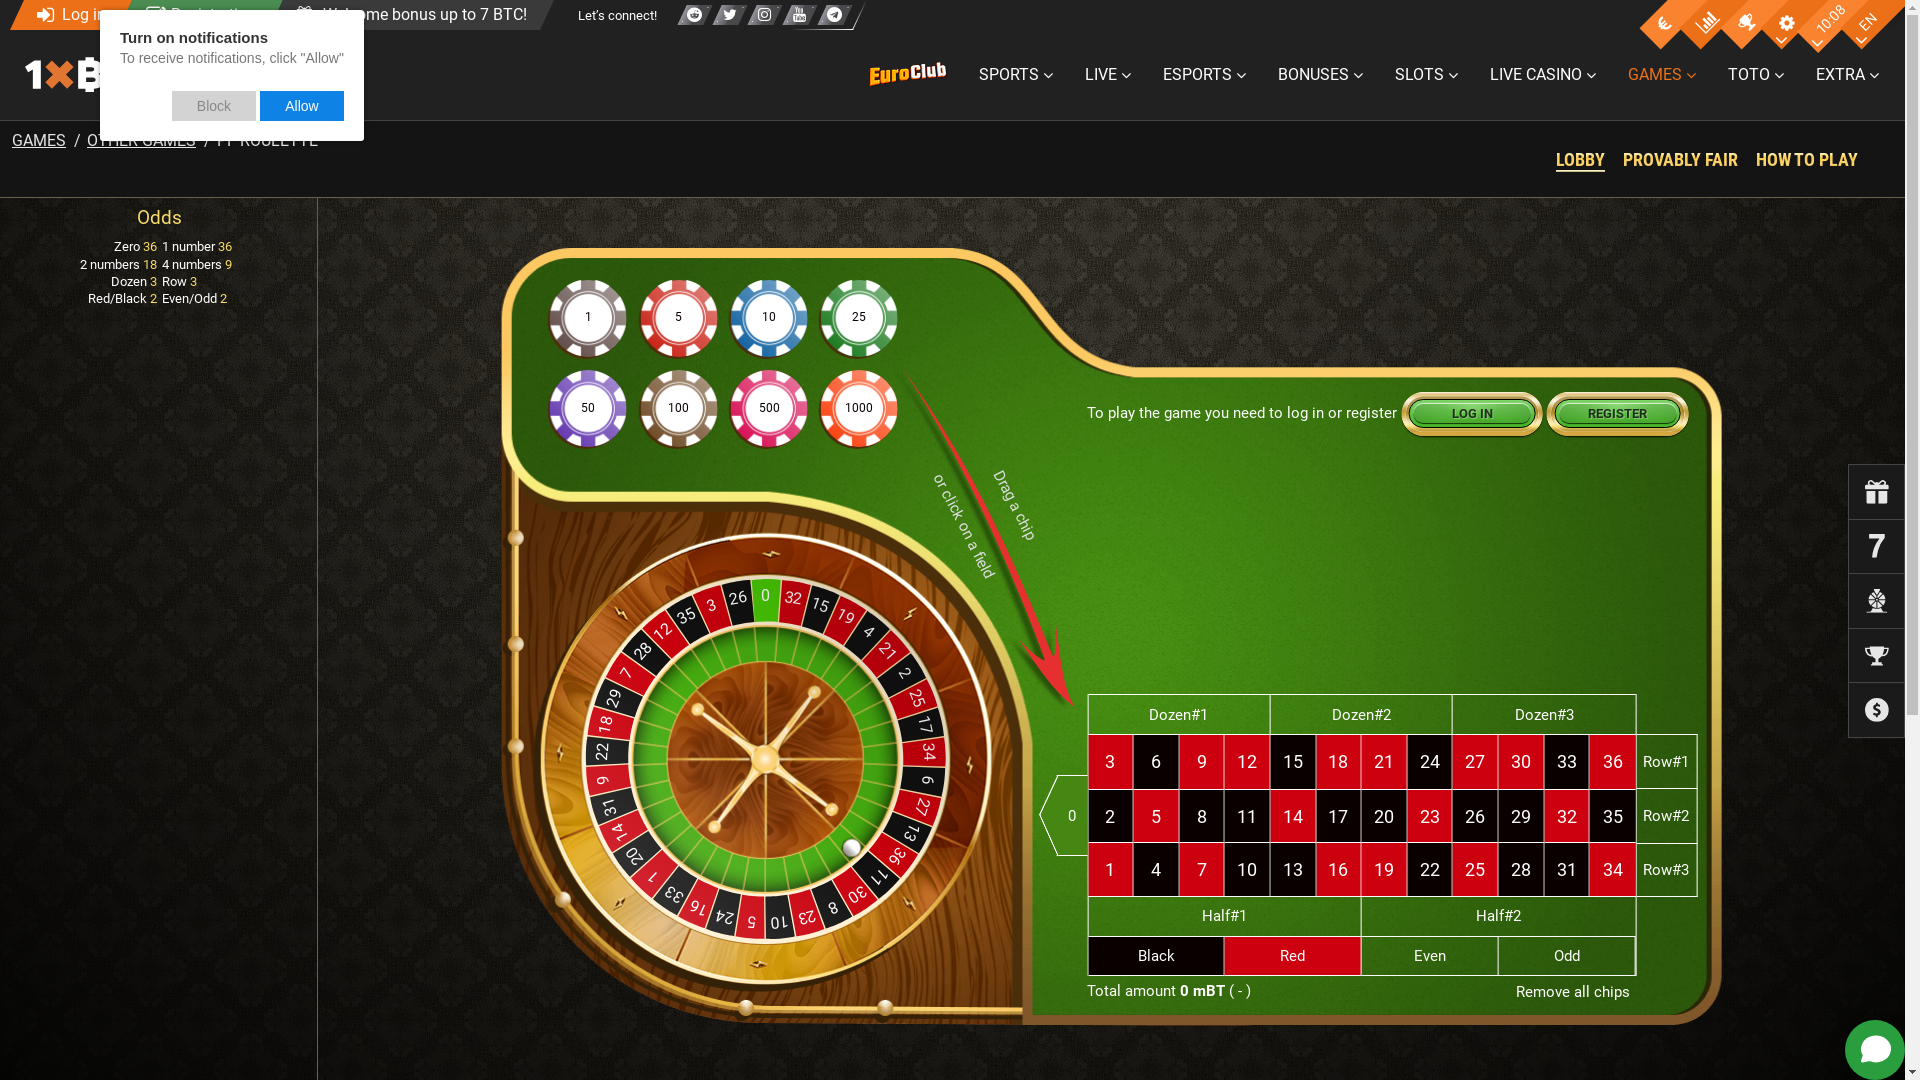  What do you see at coordinates (1755, 73) in the screenshot?
I see `'TOTO'` at bounding box center [1755, 73].